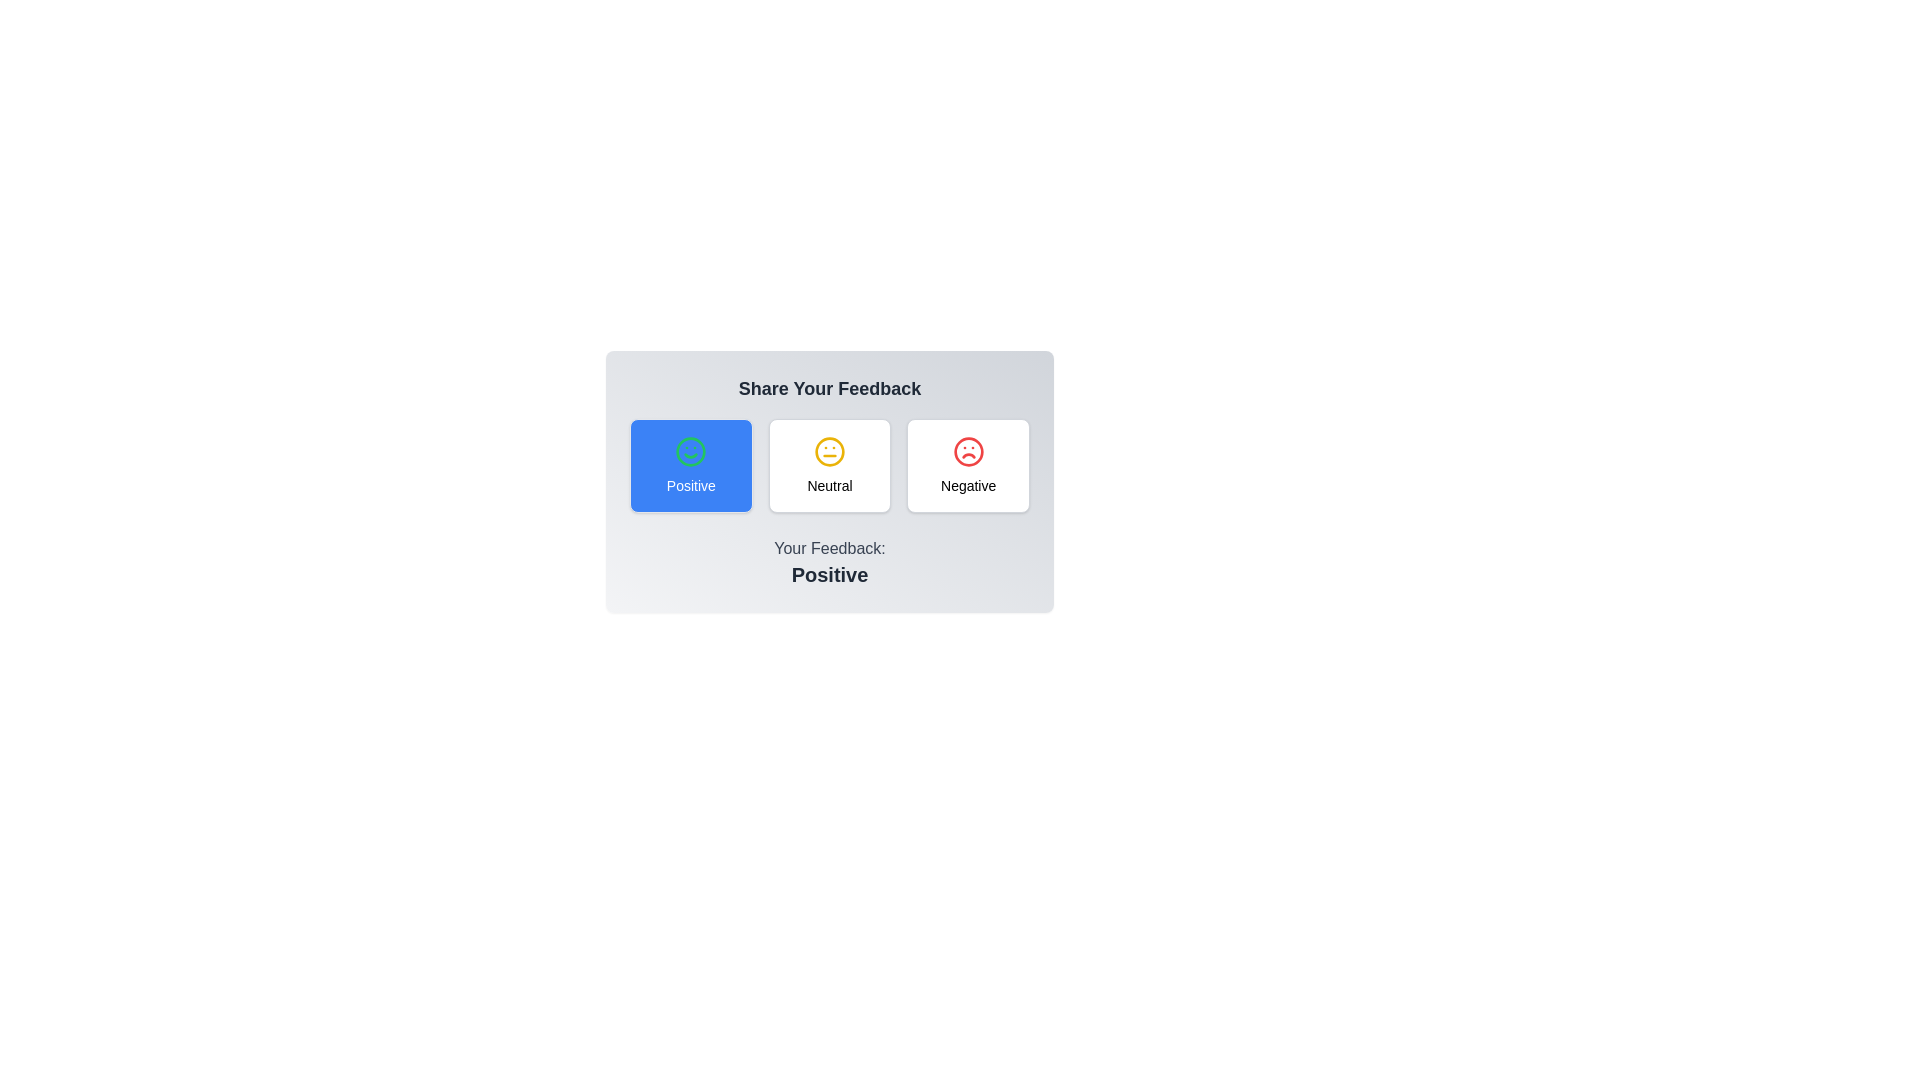 This screenshot has height=1080, width=1920. Describe the element at coordinates (968, 466) in the screenshot. I see `the feedback button labeled Negative` at that location.